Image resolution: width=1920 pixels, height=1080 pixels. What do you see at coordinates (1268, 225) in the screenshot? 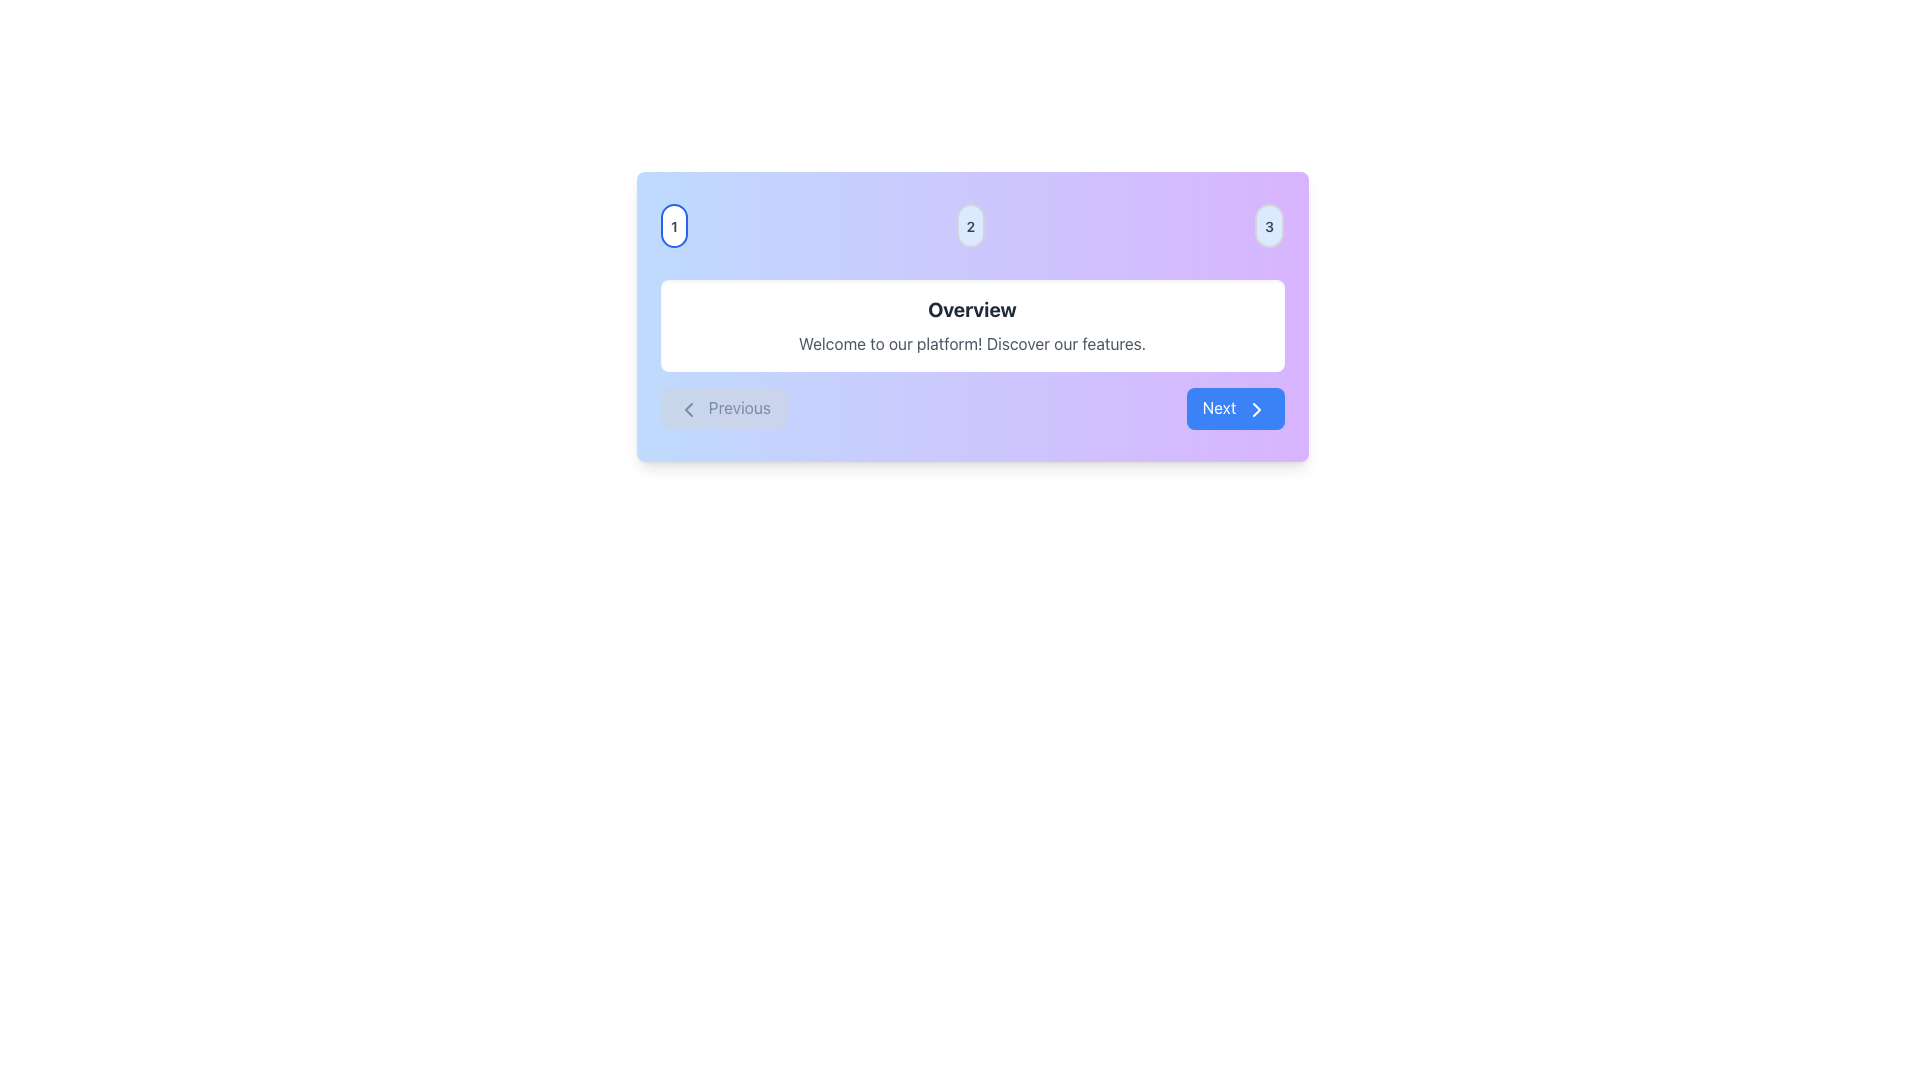
I see `the third step indicator button` at bounding box center [1268, 225].